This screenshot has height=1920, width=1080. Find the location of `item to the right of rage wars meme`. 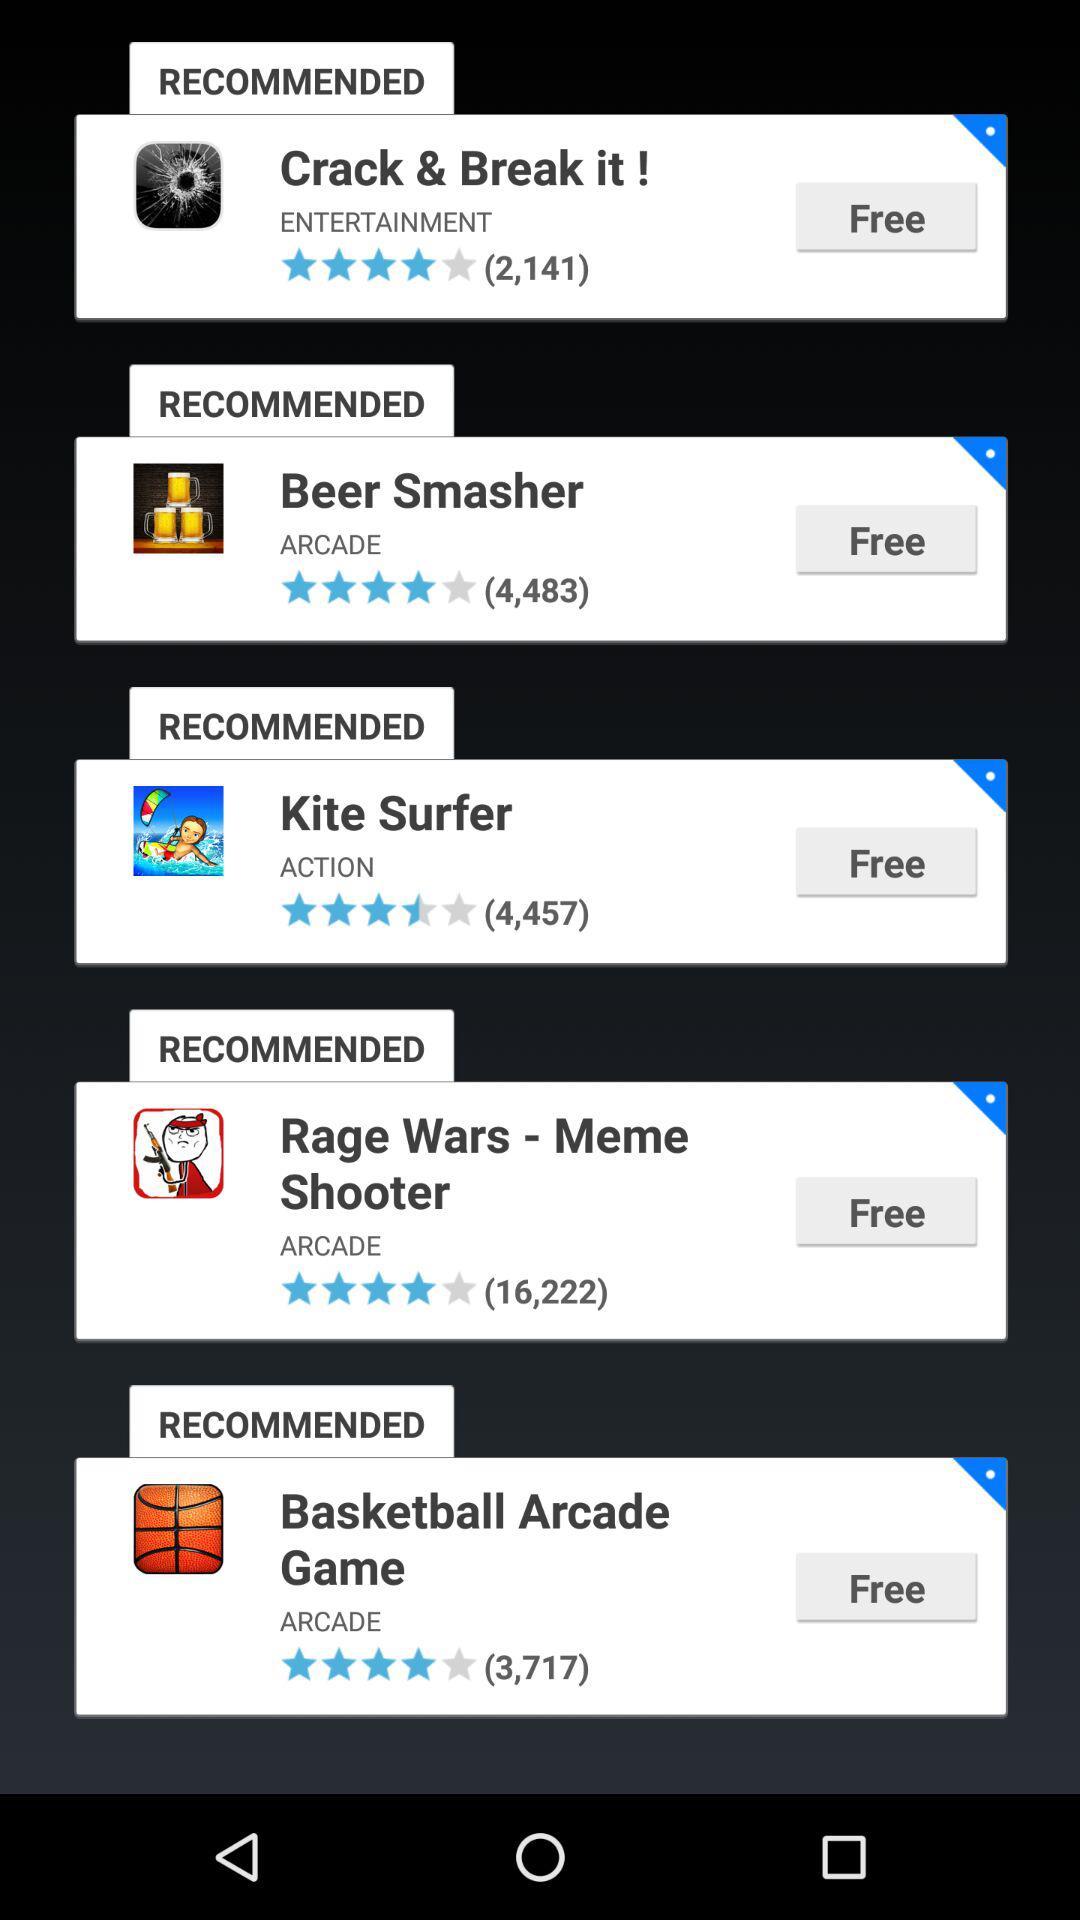

item to the right of rage wars meme is located at coordinates (978, 1107).